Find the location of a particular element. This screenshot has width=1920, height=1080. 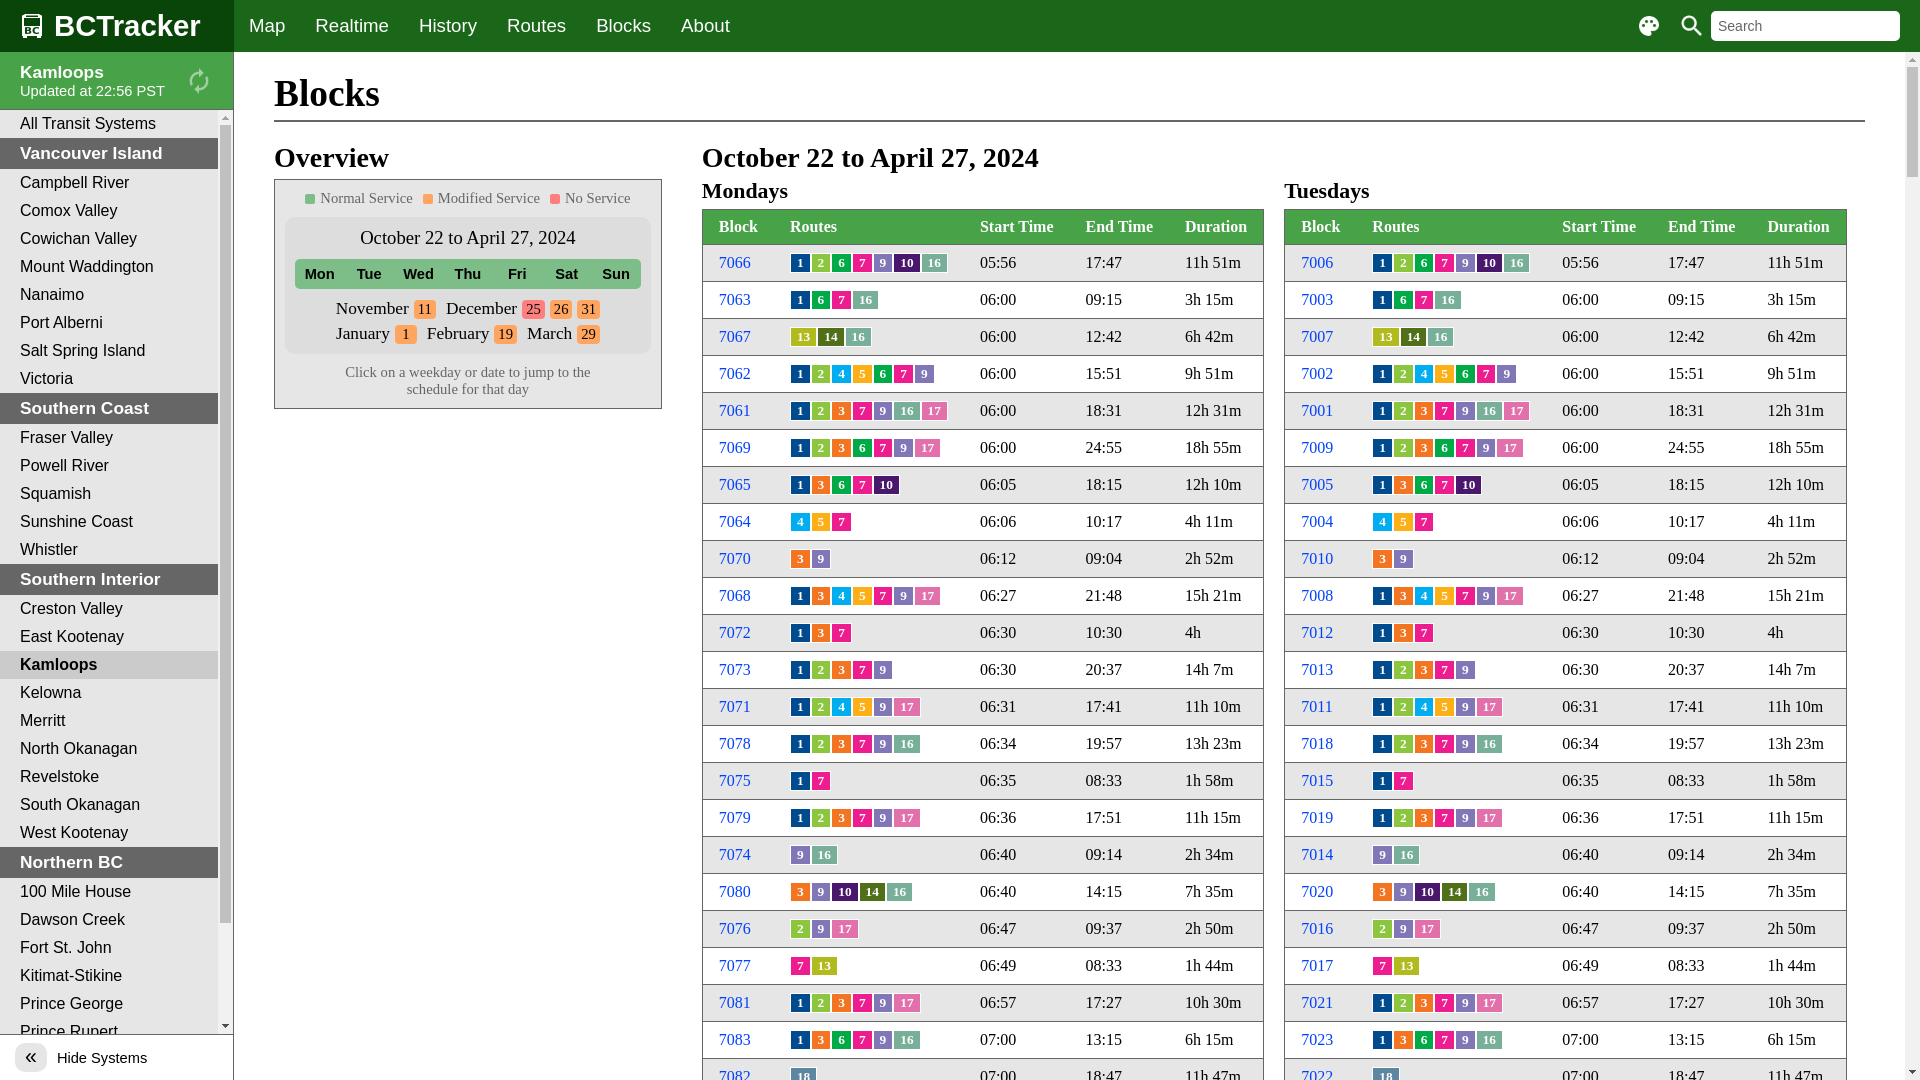

'13' is located at coordinates (1371, 335).